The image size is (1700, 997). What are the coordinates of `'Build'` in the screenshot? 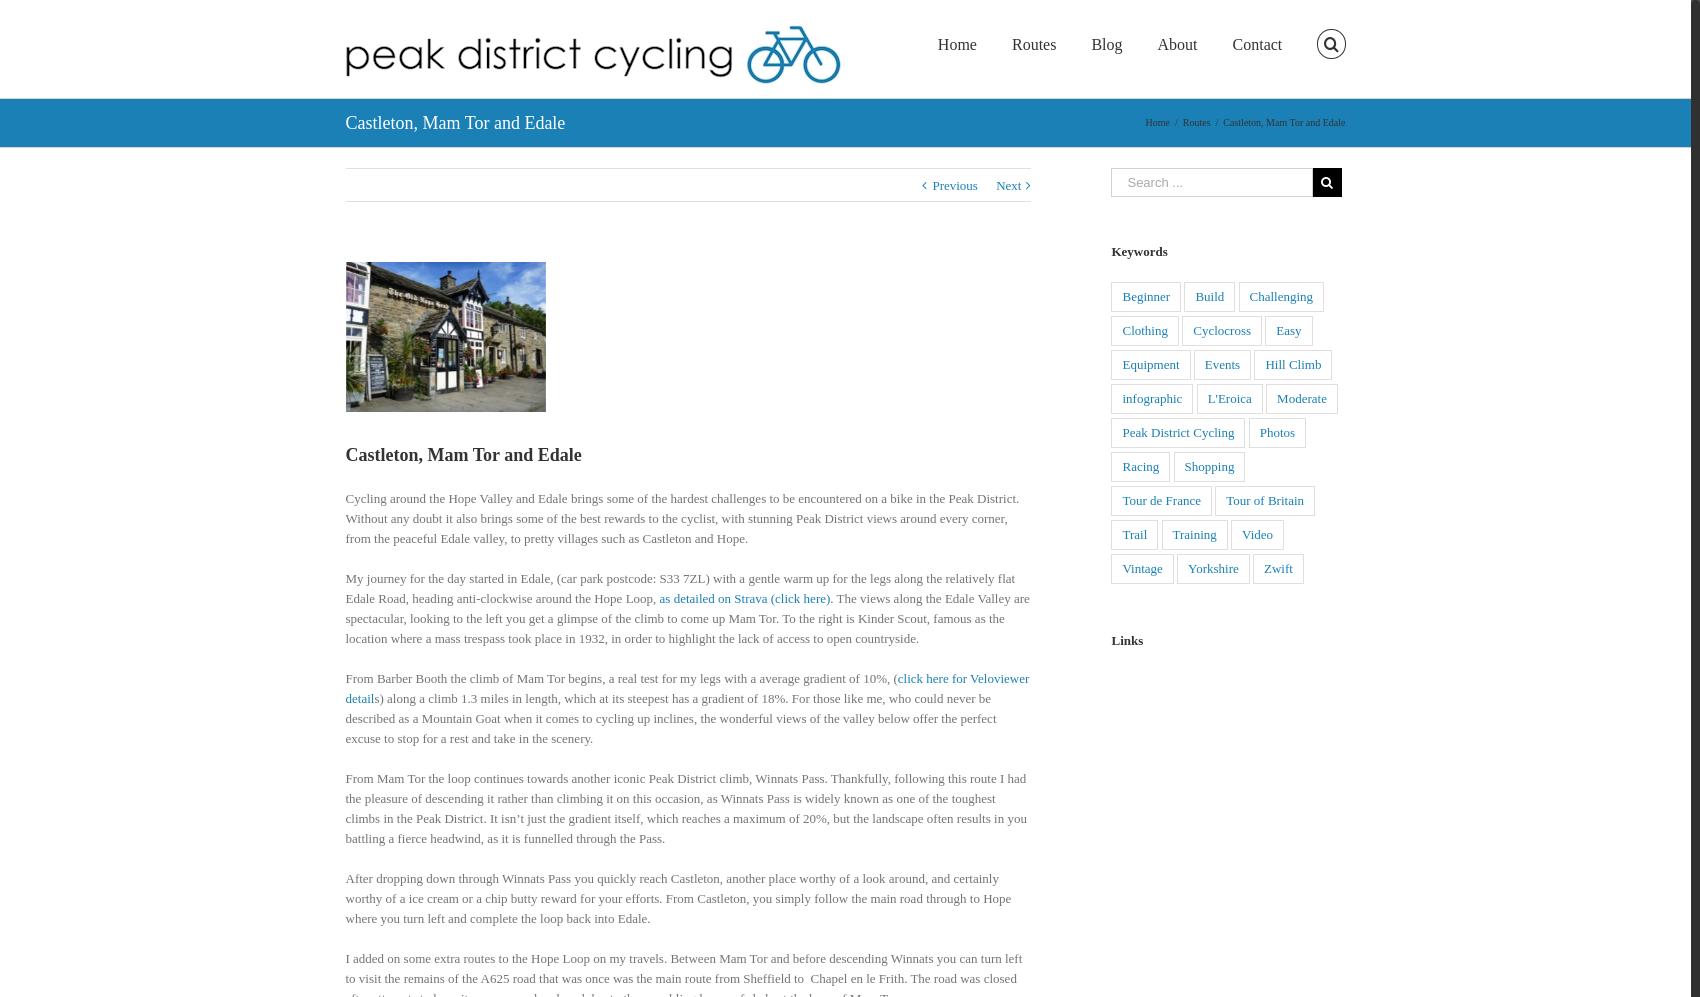 It's located at (1208, 296).